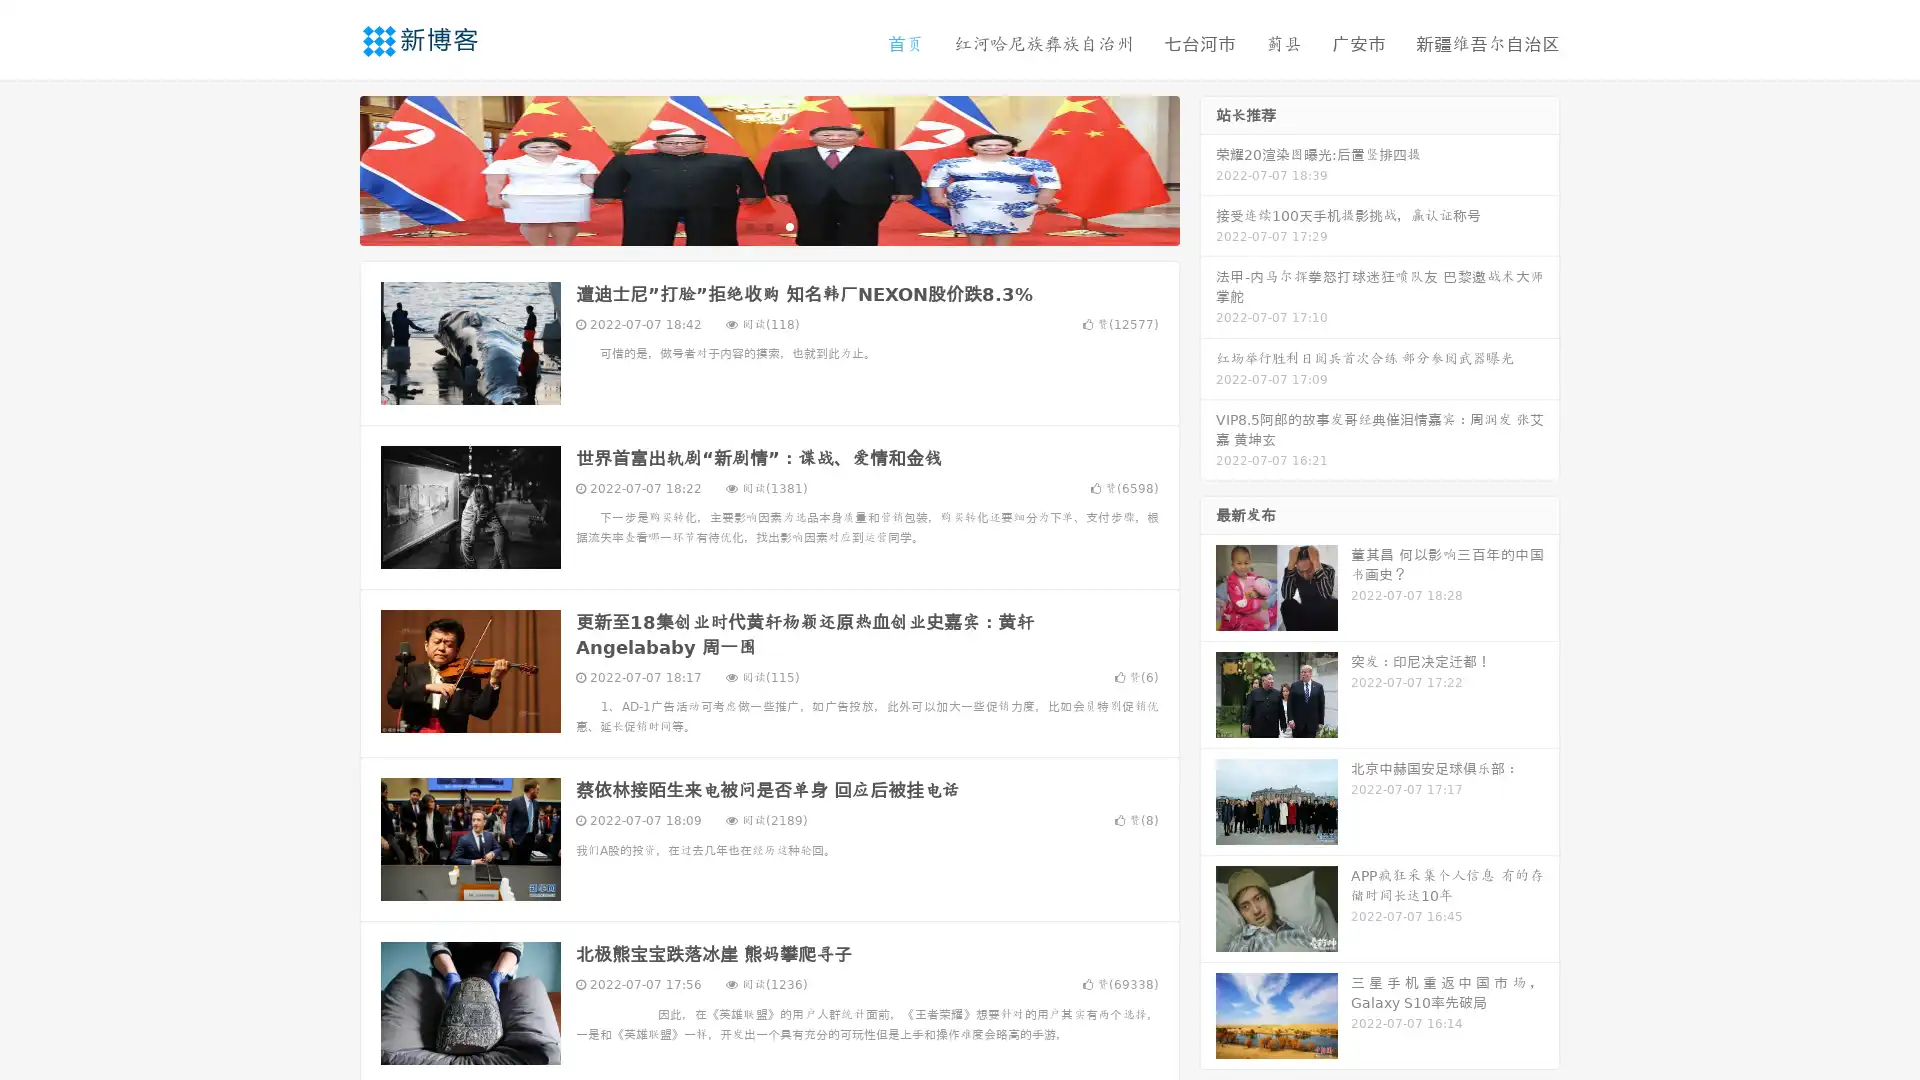 The height and width of the screenshot is (1080, 1920). I want to click on Previous slide, so click(330, 168).